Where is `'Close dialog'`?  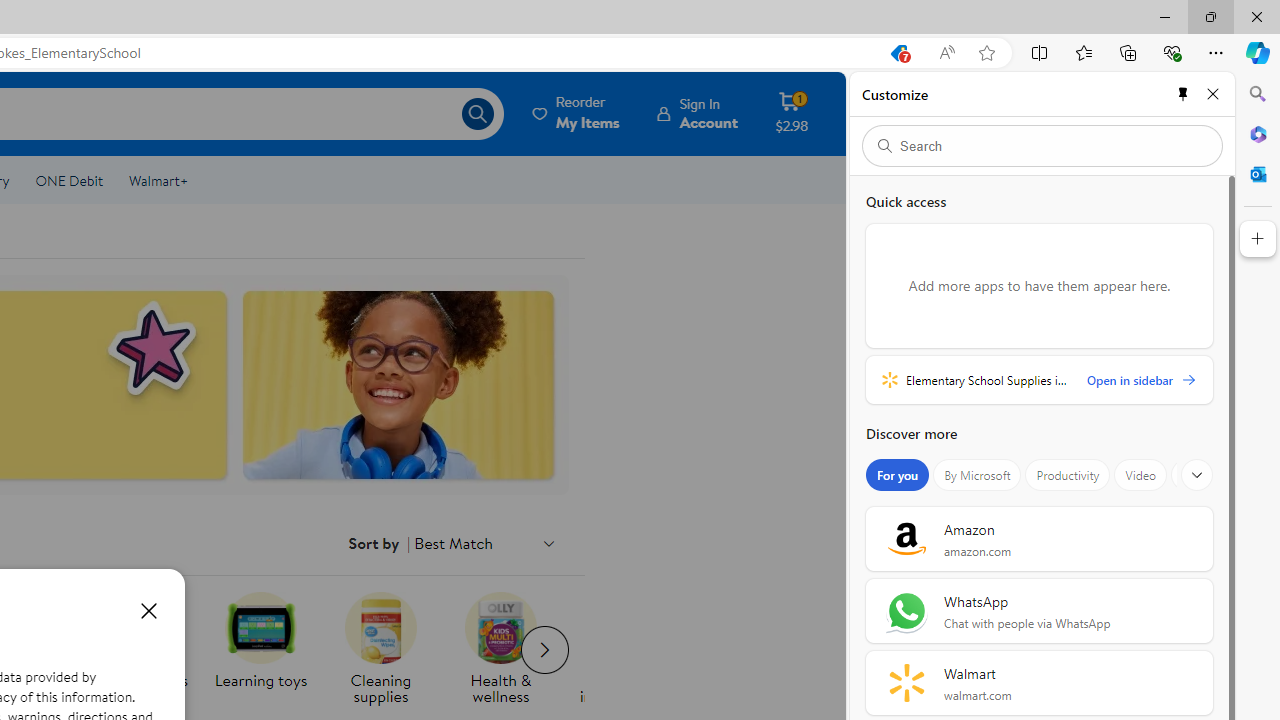 'Close dialog' is located at coordinates (148, 609).